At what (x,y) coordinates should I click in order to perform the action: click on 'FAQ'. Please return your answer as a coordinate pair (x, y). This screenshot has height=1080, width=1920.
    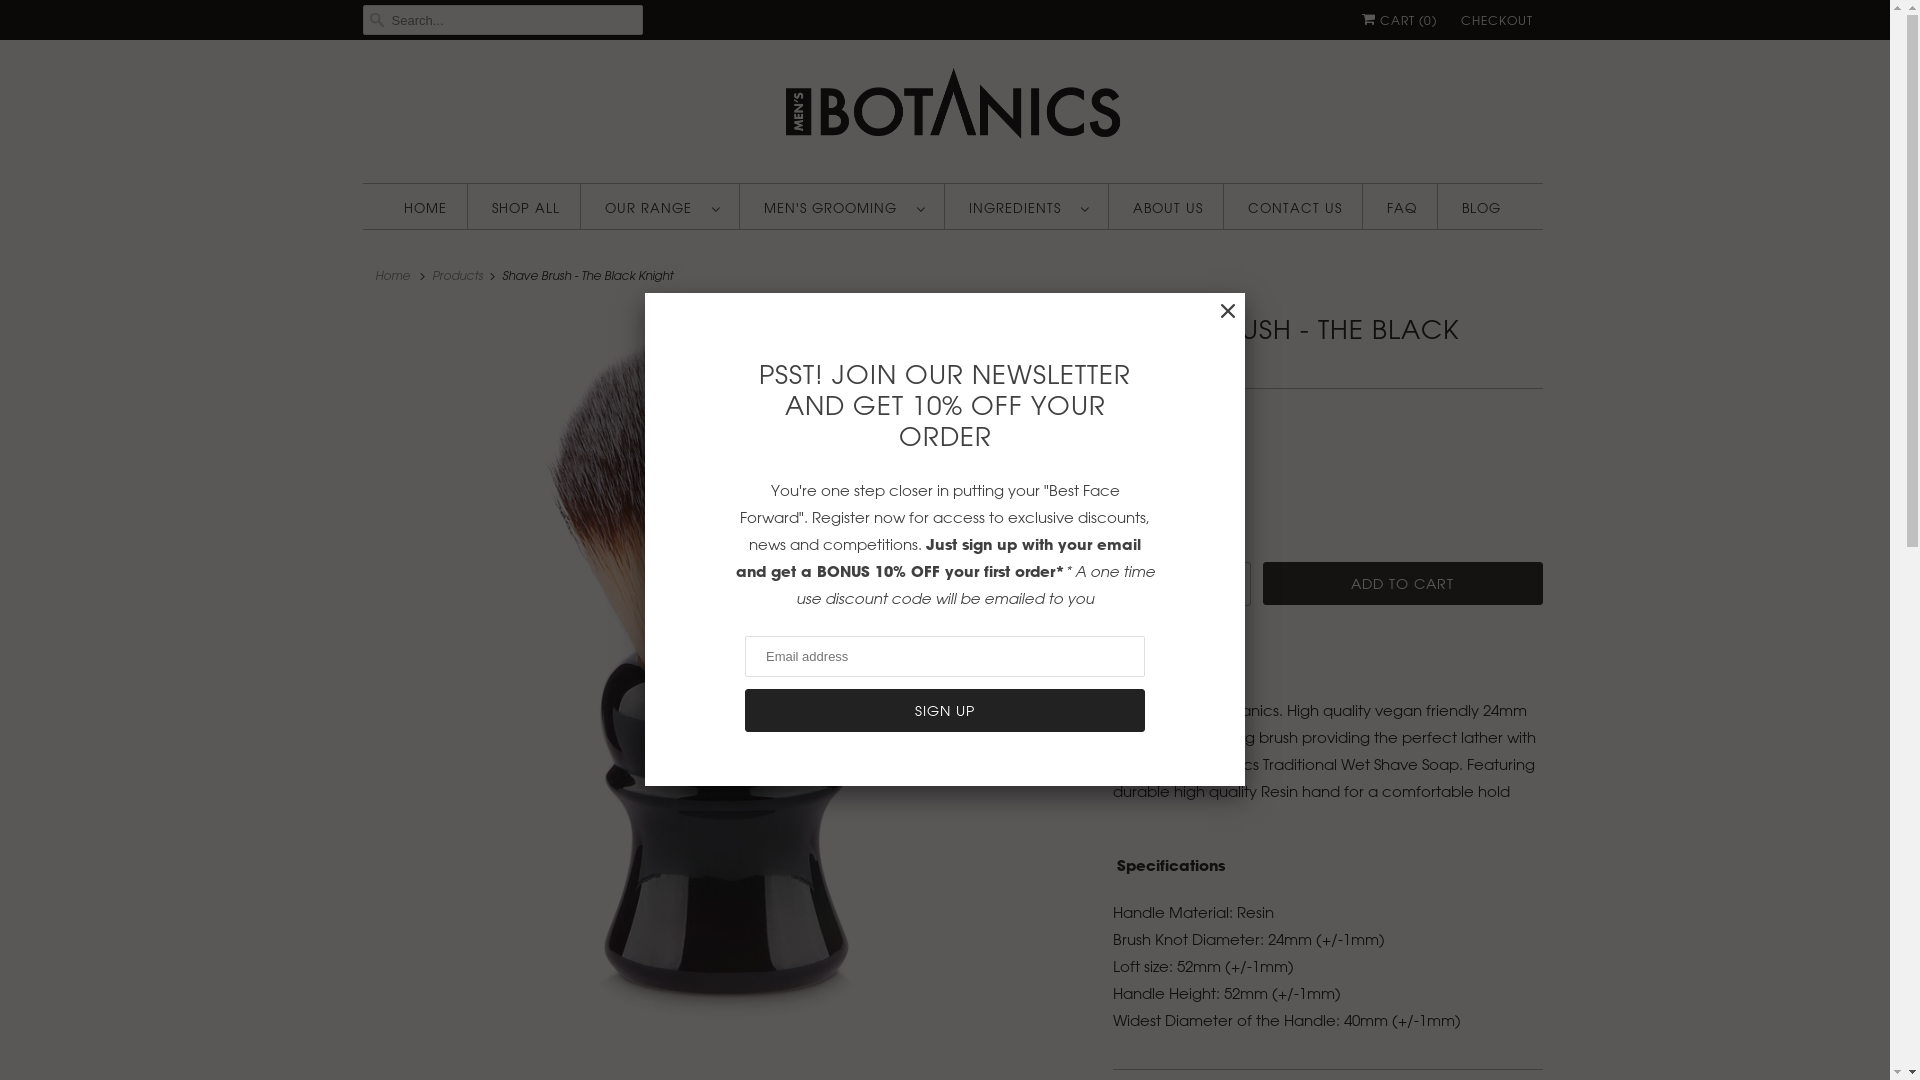
    Looking at the image, I should click on (1400, 207).